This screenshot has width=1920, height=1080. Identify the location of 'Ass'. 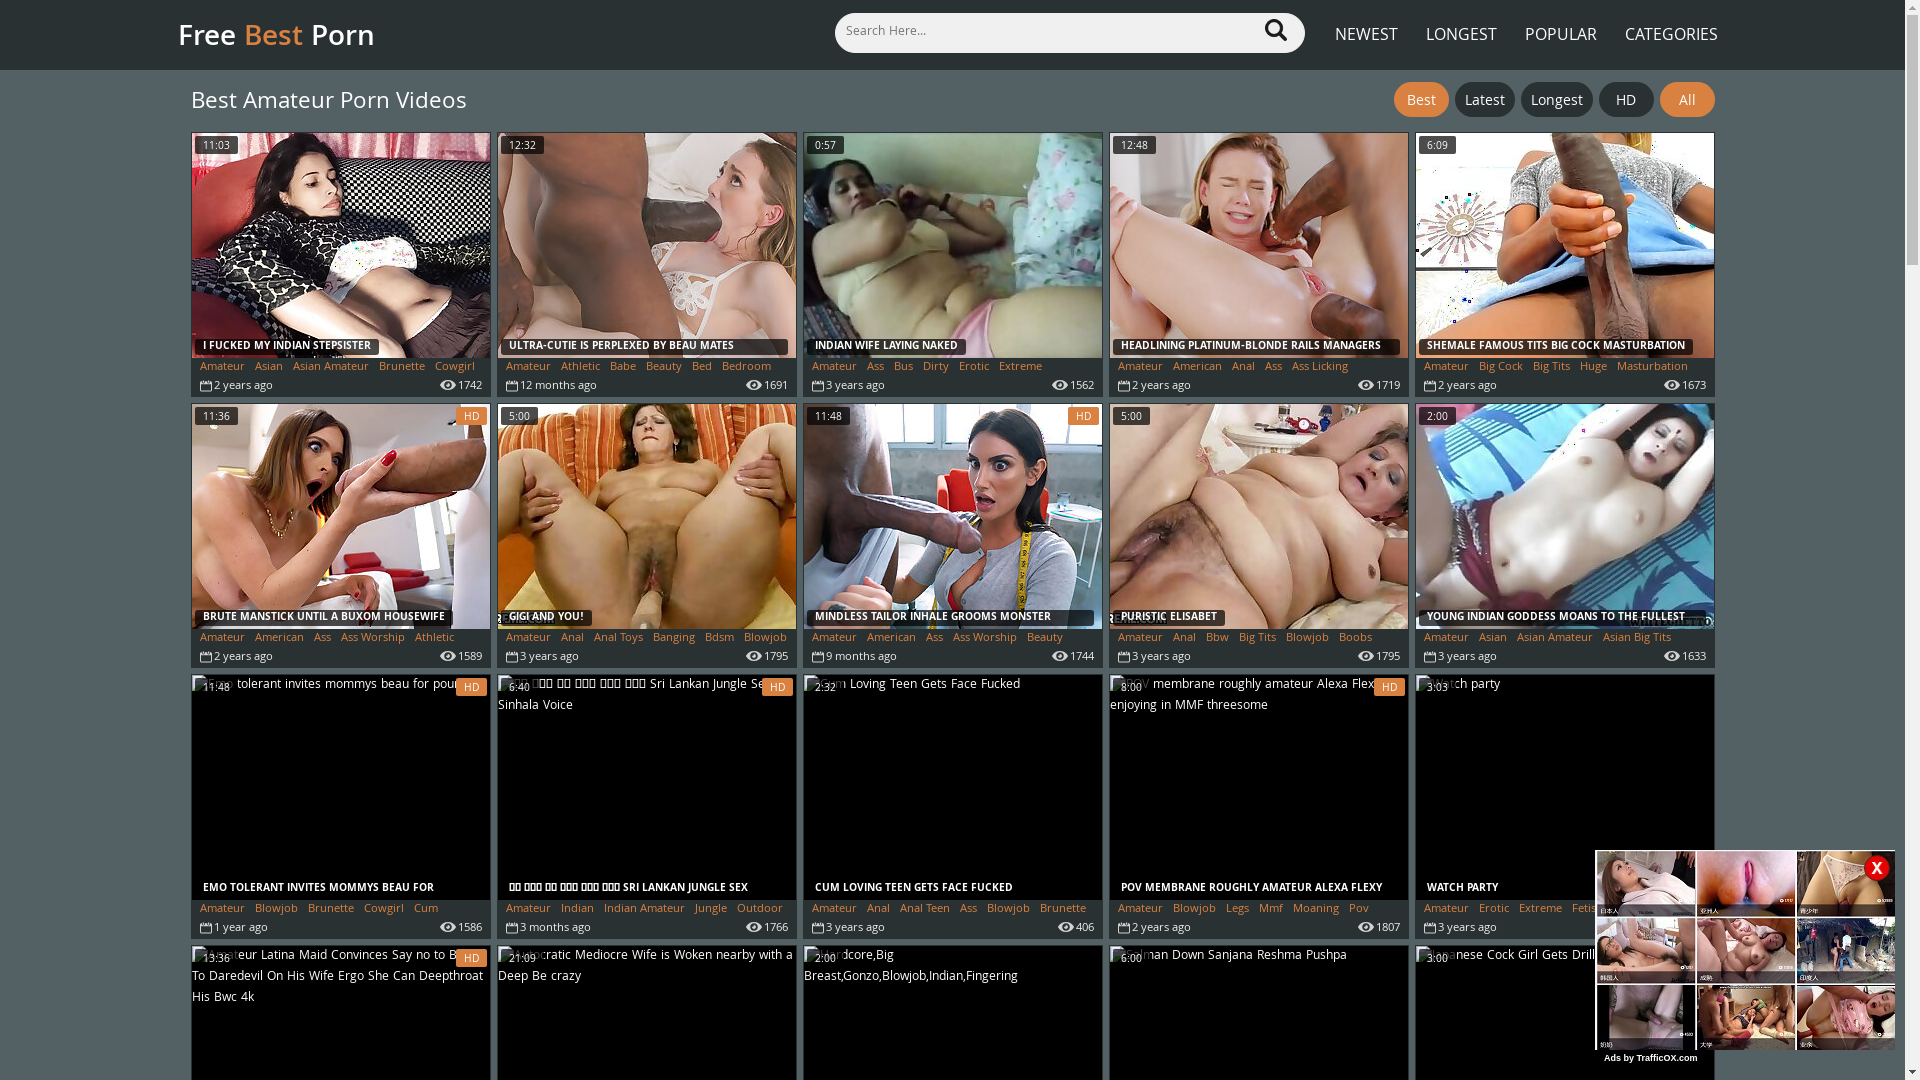
(968, 909).